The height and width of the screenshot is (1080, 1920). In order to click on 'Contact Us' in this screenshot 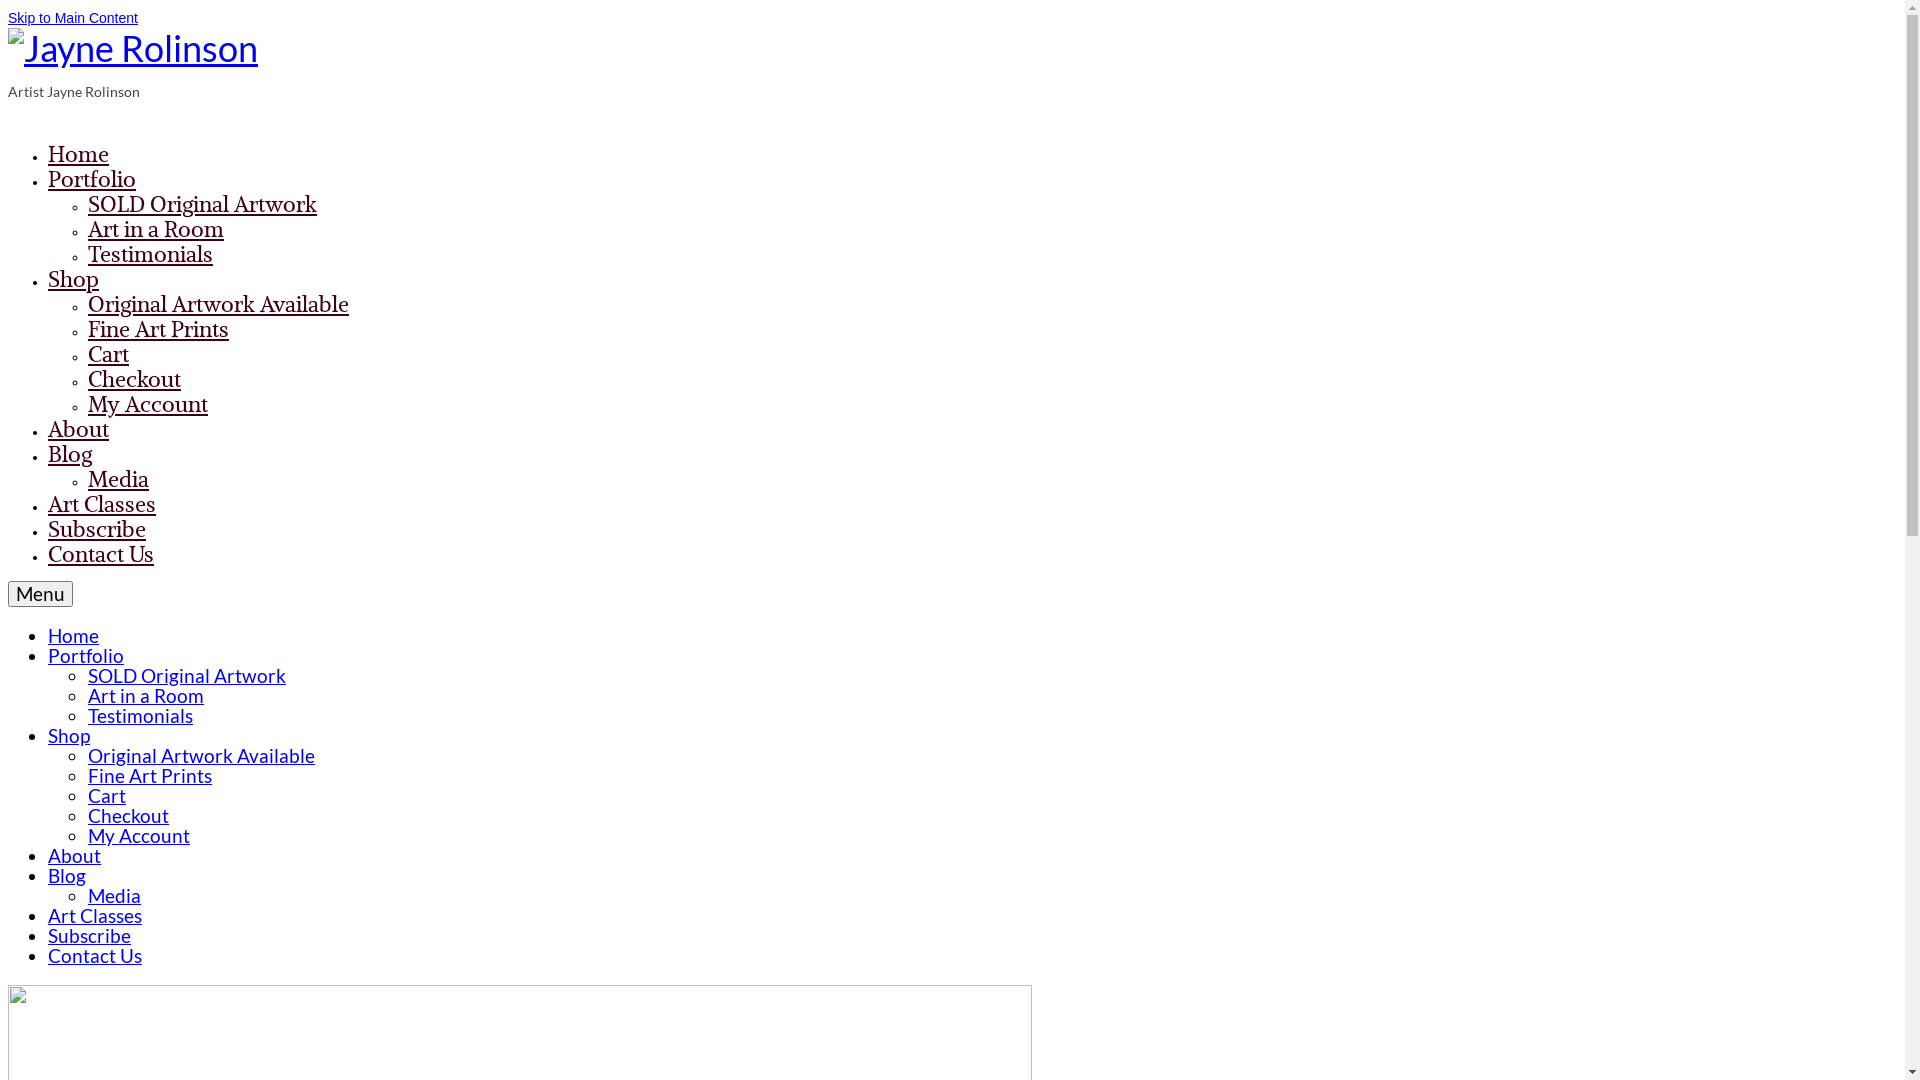, I will do `click(94, 954)`.